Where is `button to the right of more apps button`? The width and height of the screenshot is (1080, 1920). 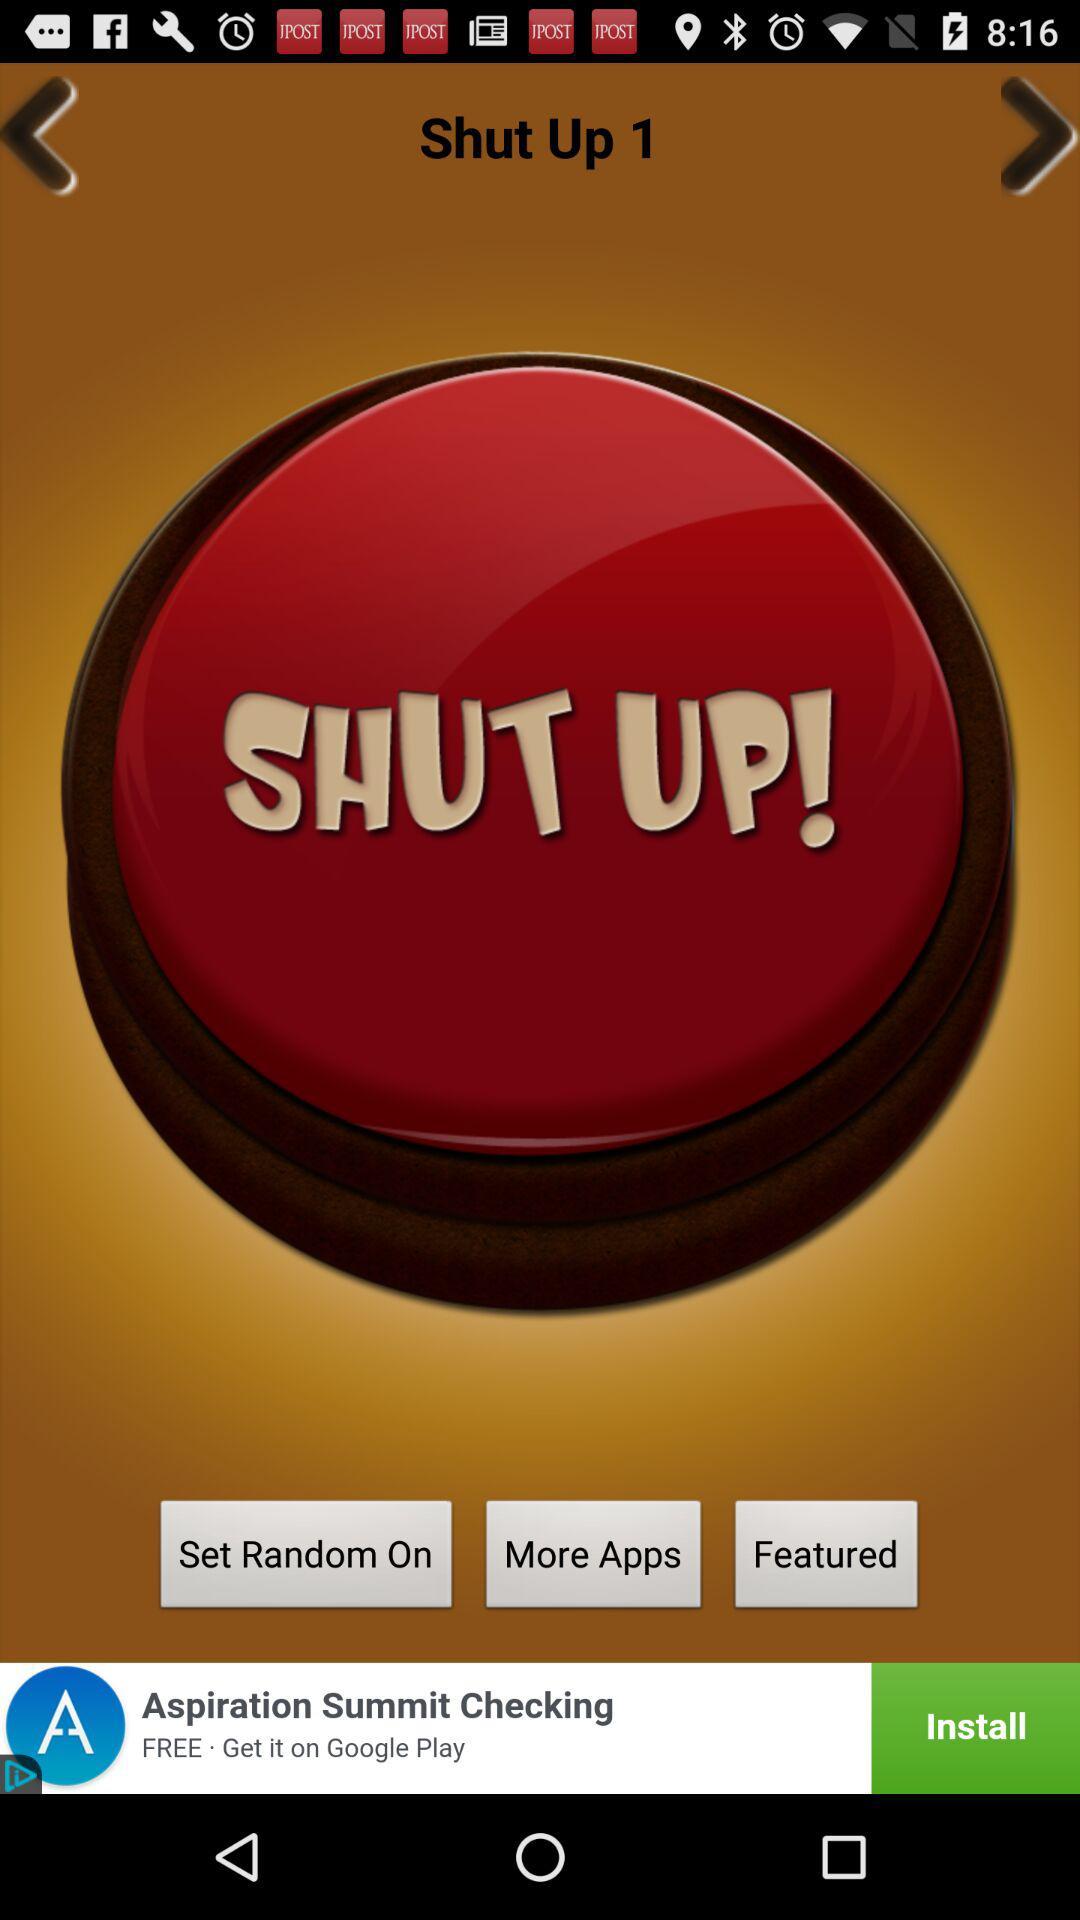
button to the right of more apps button is located at coordinates (826, 1559).